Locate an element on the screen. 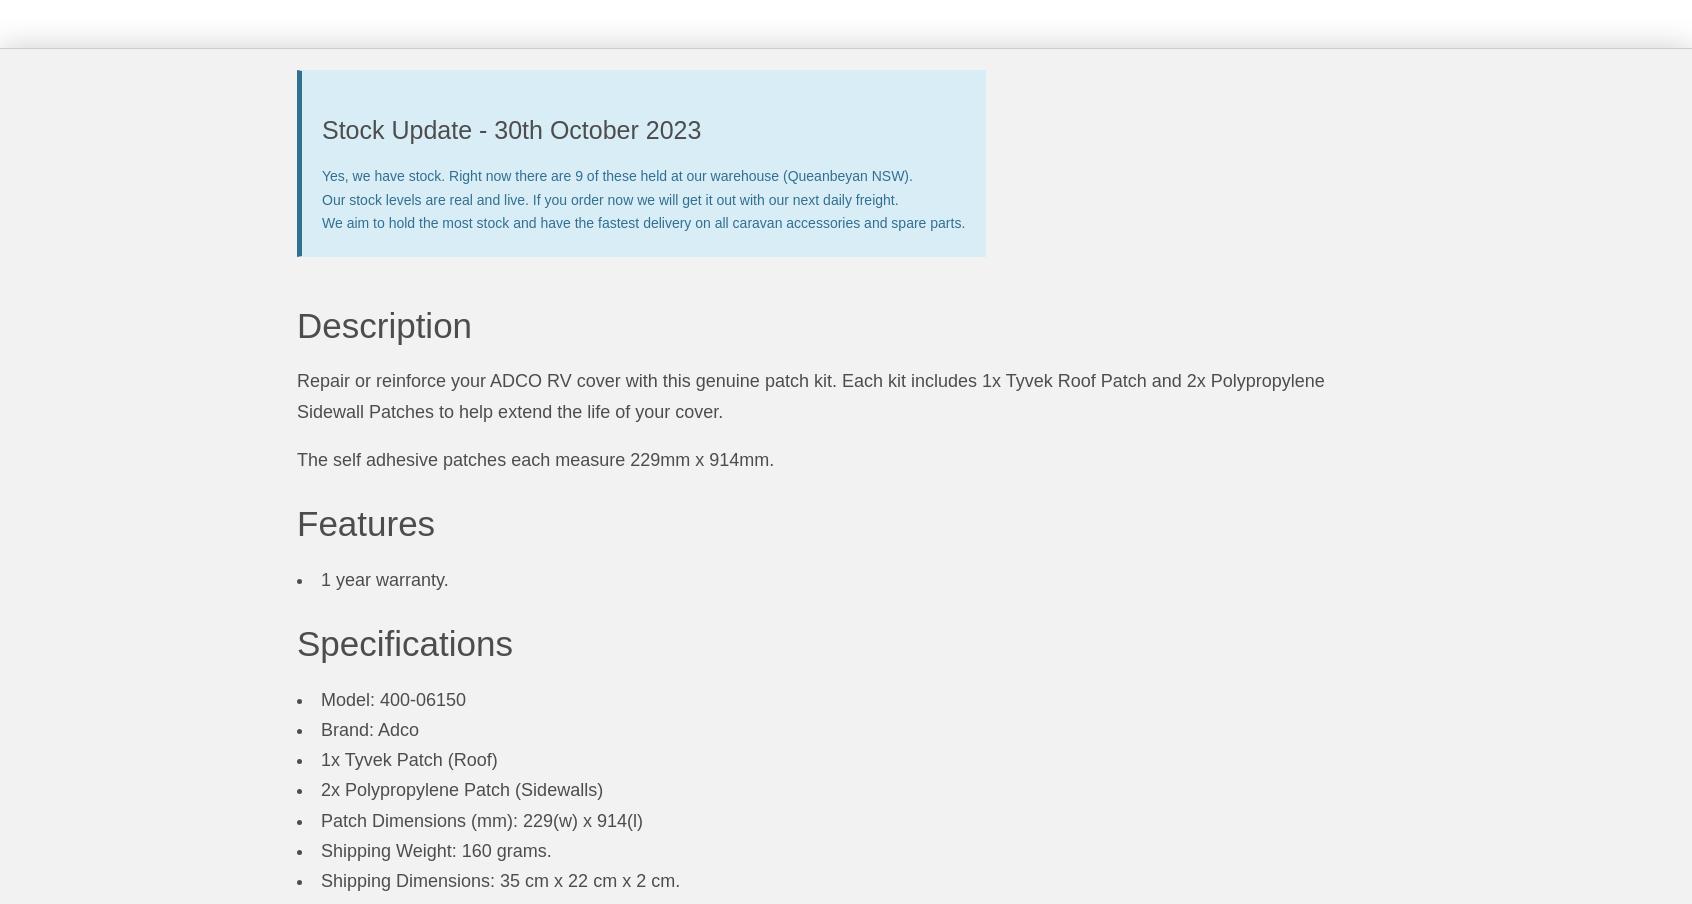 The width and height of the screenshot is (1692, 904). 'Patch Dimensions (mm): 229(w) x 914(l)' is located at coordinates (319, 819).